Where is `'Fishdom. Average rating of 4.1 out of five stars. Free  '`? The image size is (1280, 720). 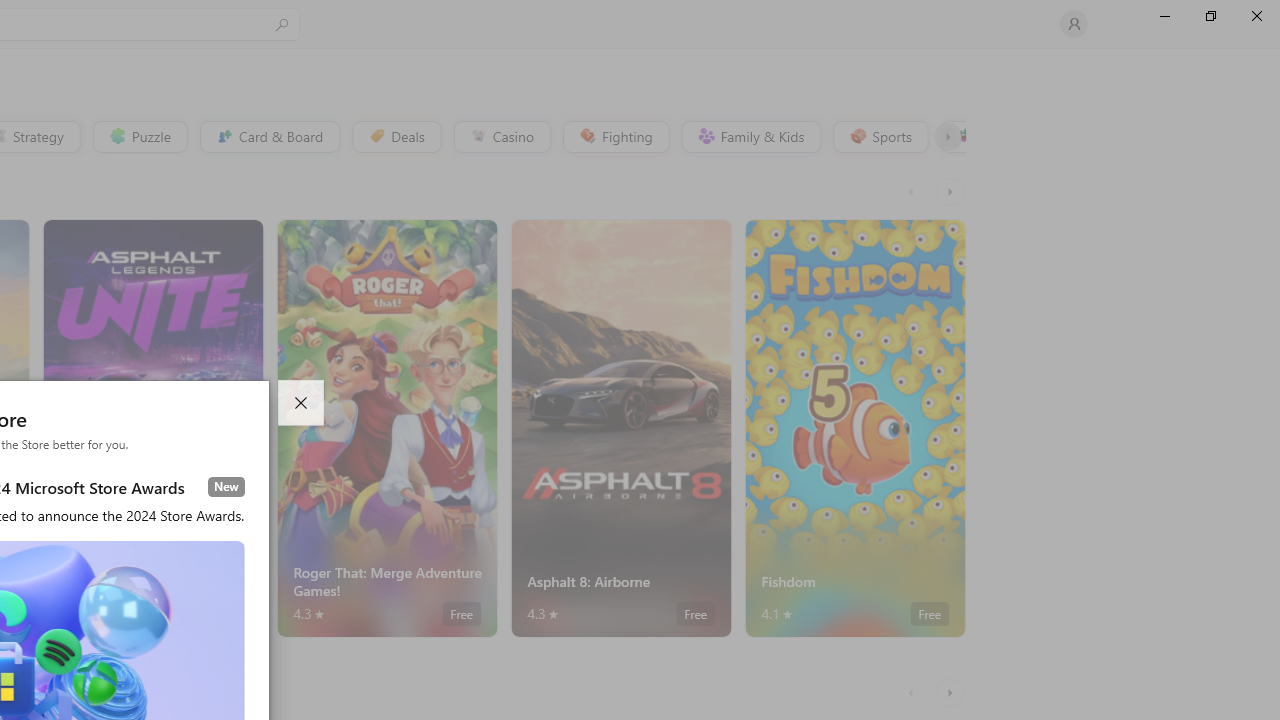 'Fishdom. Average rating of 4.1 out of five stars. Free  ' is located at coordinates (855, 427).